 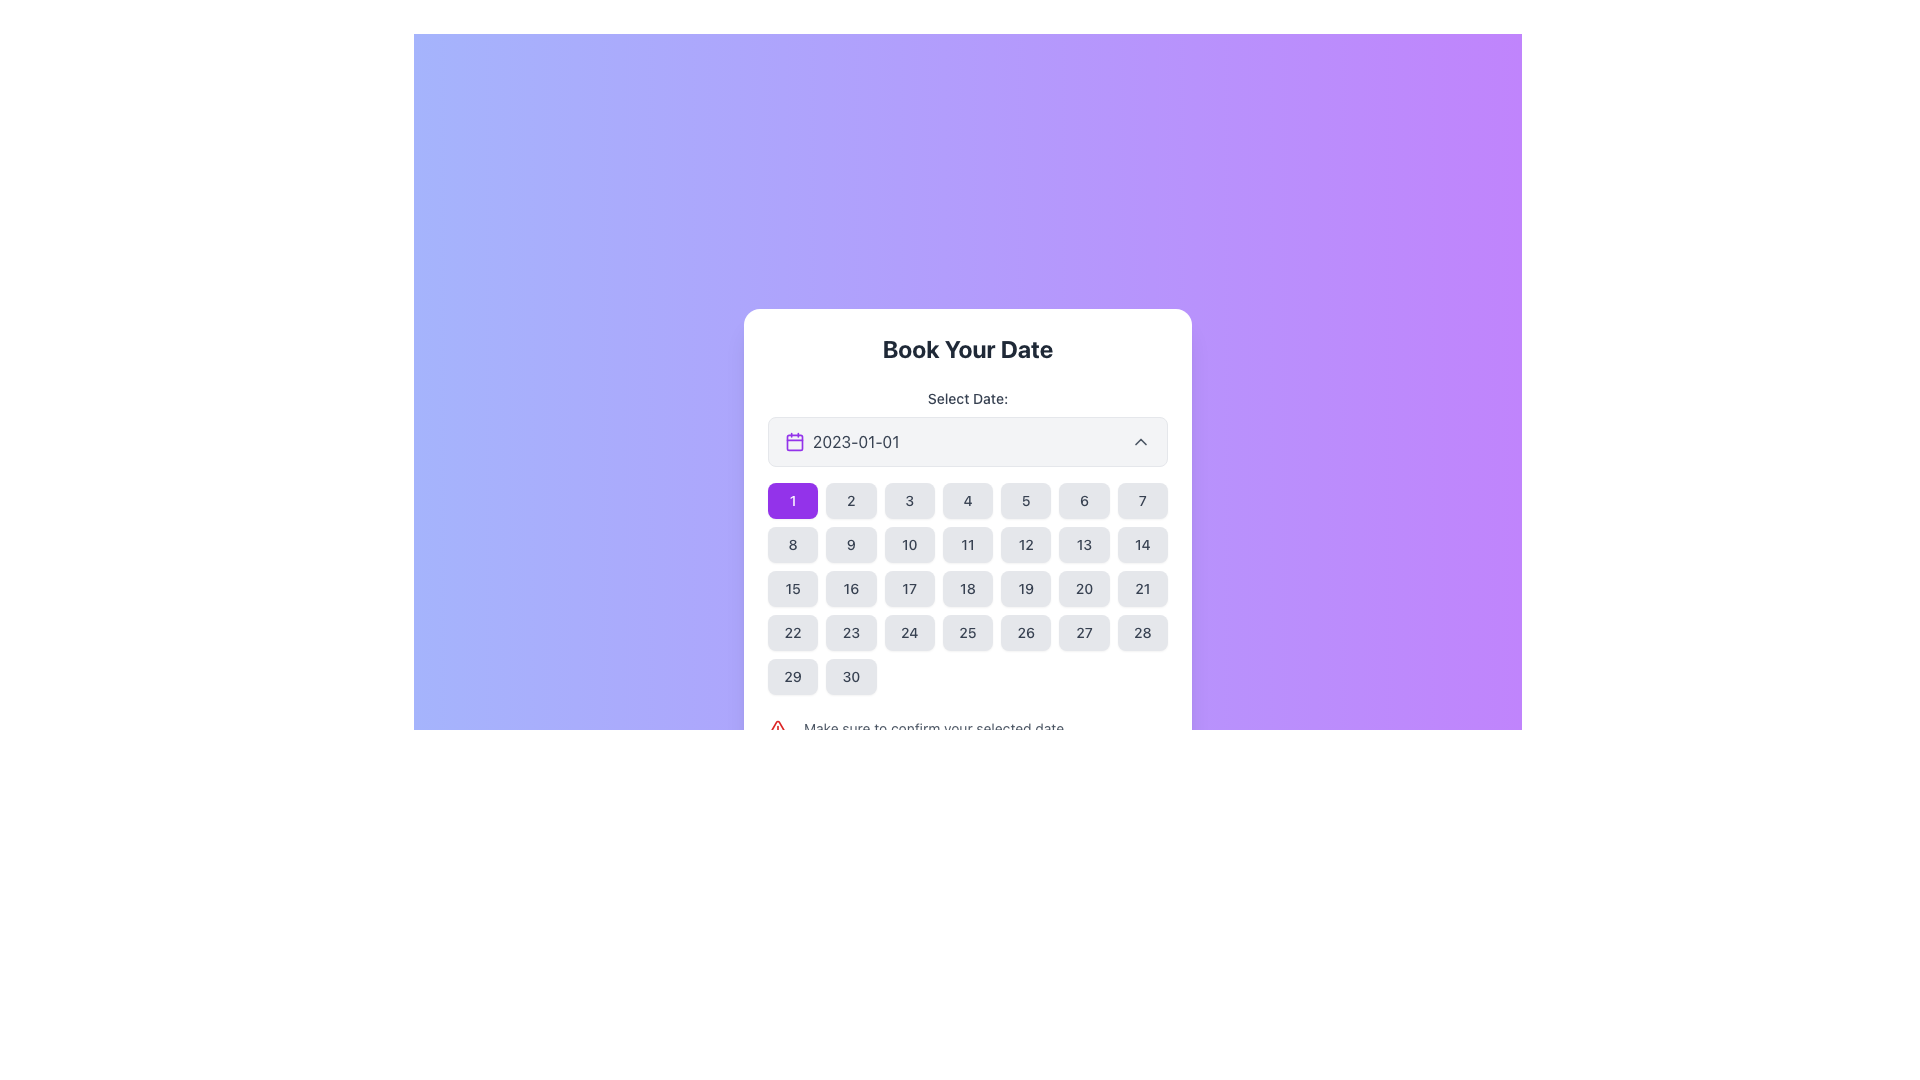 What do you see at coordinates (908, 632) in the screenshot?
I see `the selectable date button representing the 24th day in the calendar widget, located in the fourth row and fourth column of the grid layout` at bounding box center [908, 632].